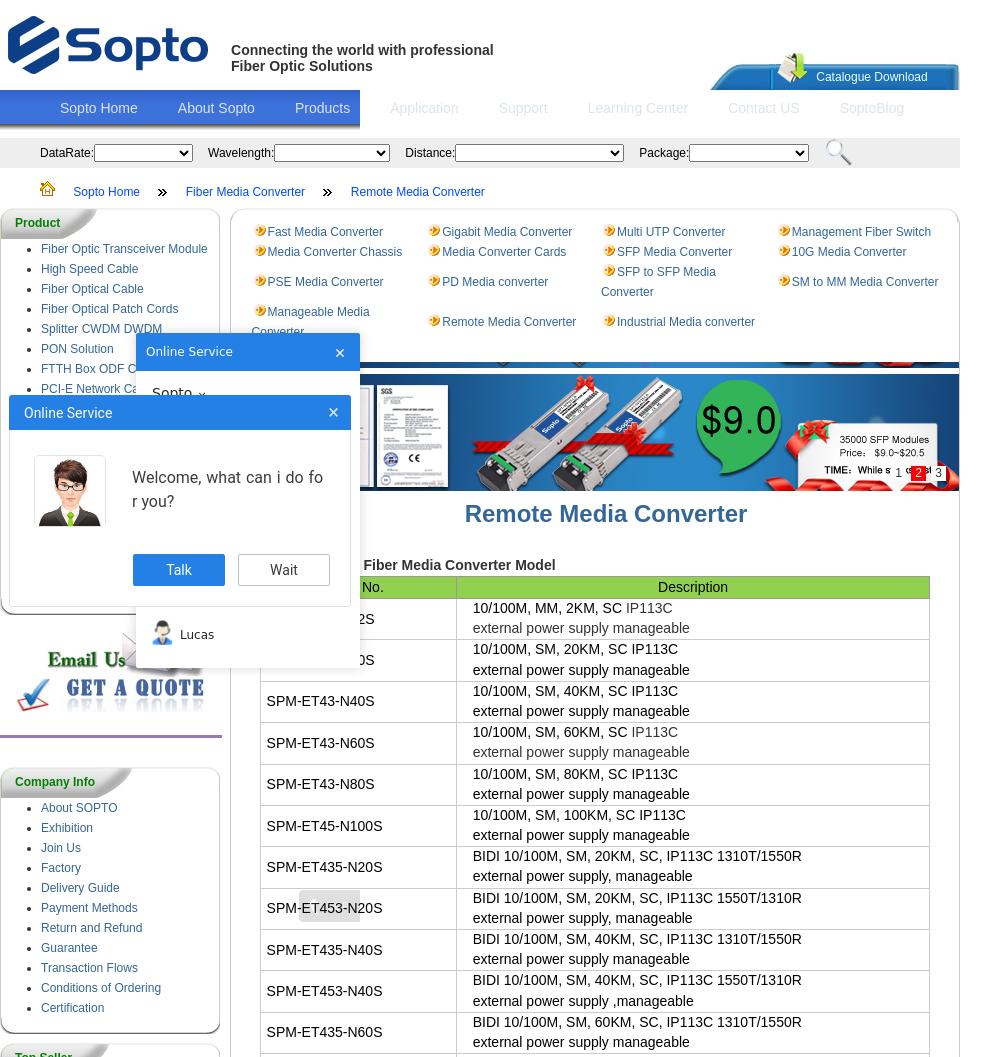  What do you see at coordinates (172, 391) in the screenshot?
I see `'Sopto'` at bounding box center [172, 391].